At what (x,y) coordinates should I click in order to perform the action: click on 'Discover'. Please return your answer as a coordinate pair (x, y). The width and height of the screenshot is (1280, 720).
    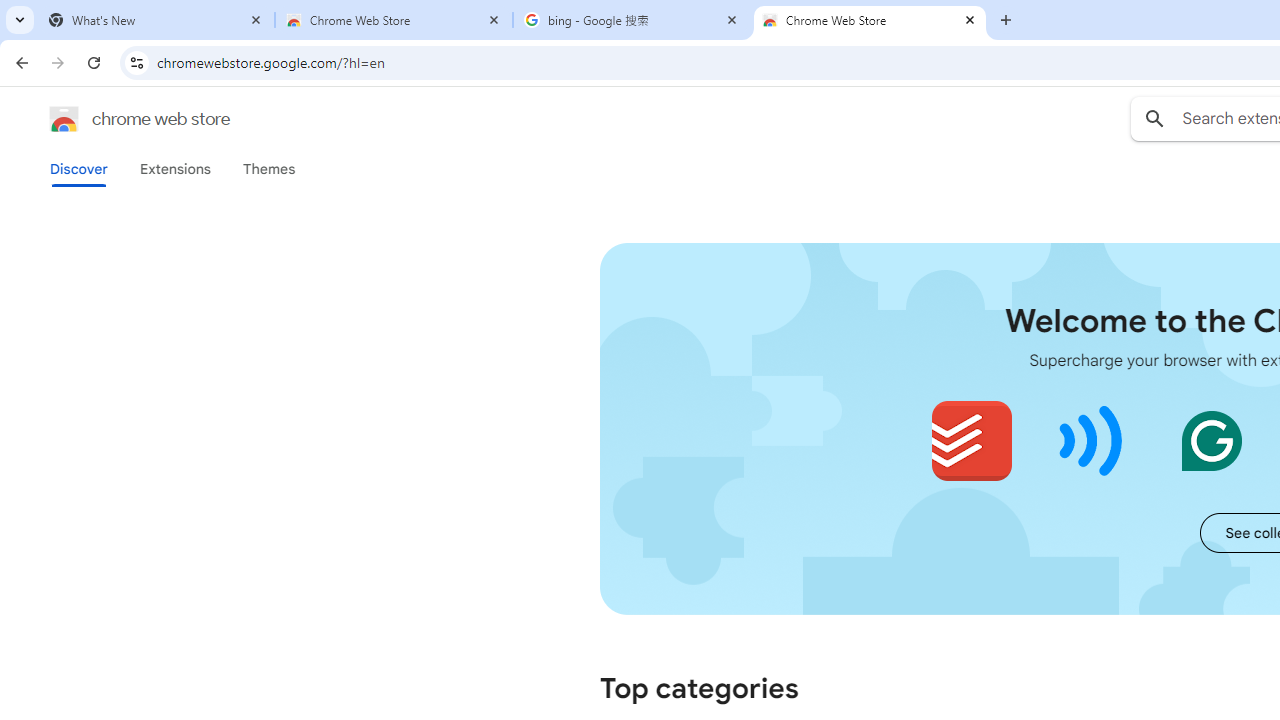
    Looking at the image, I should click on (79, 168).